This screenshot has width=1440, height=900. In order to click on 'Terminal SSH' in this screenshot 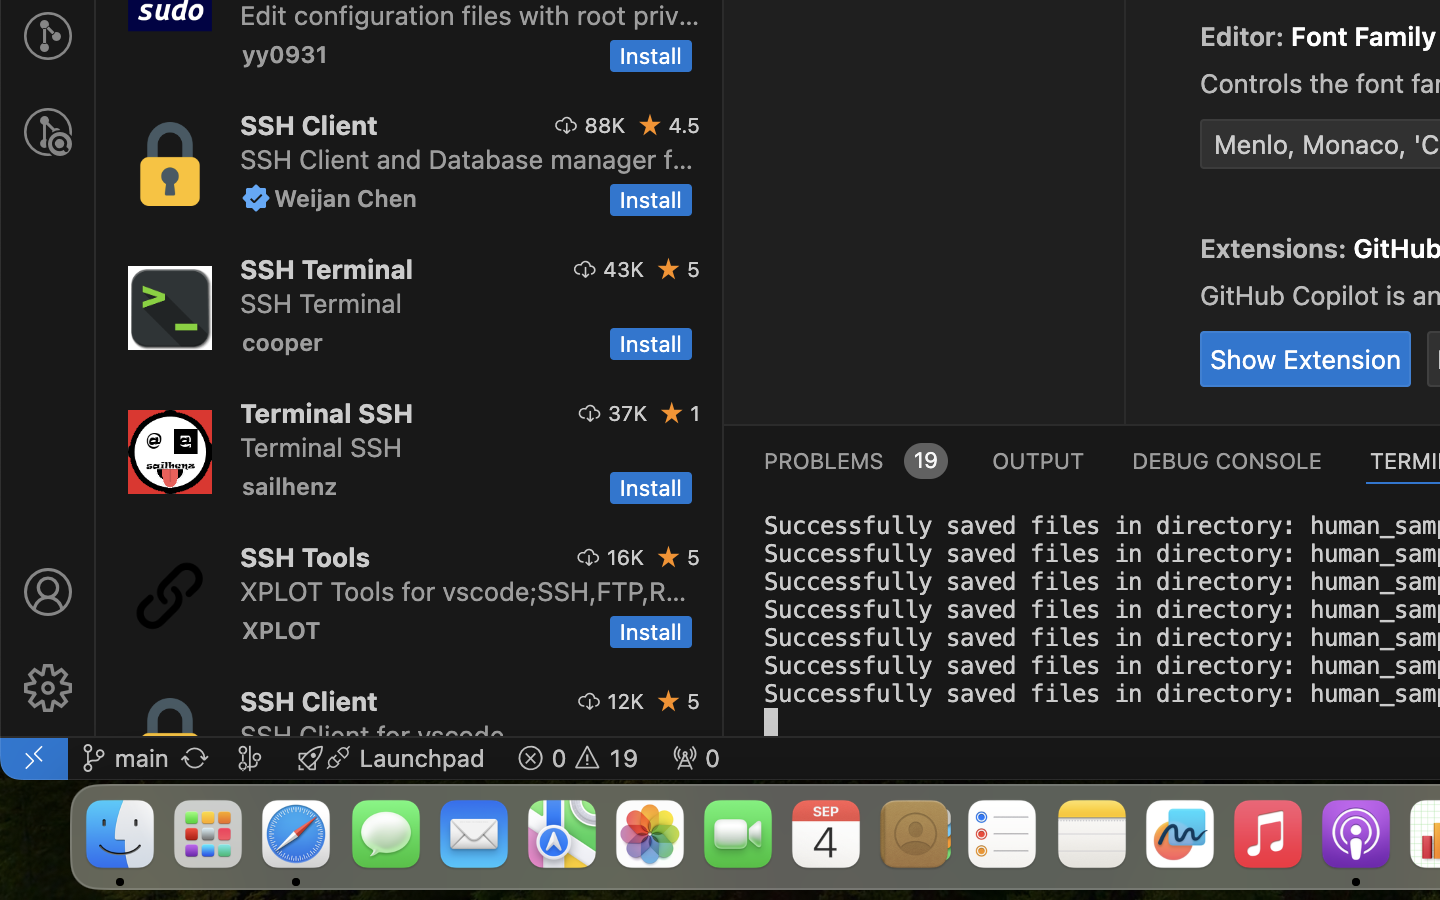, I will do `click(327, 413)`.